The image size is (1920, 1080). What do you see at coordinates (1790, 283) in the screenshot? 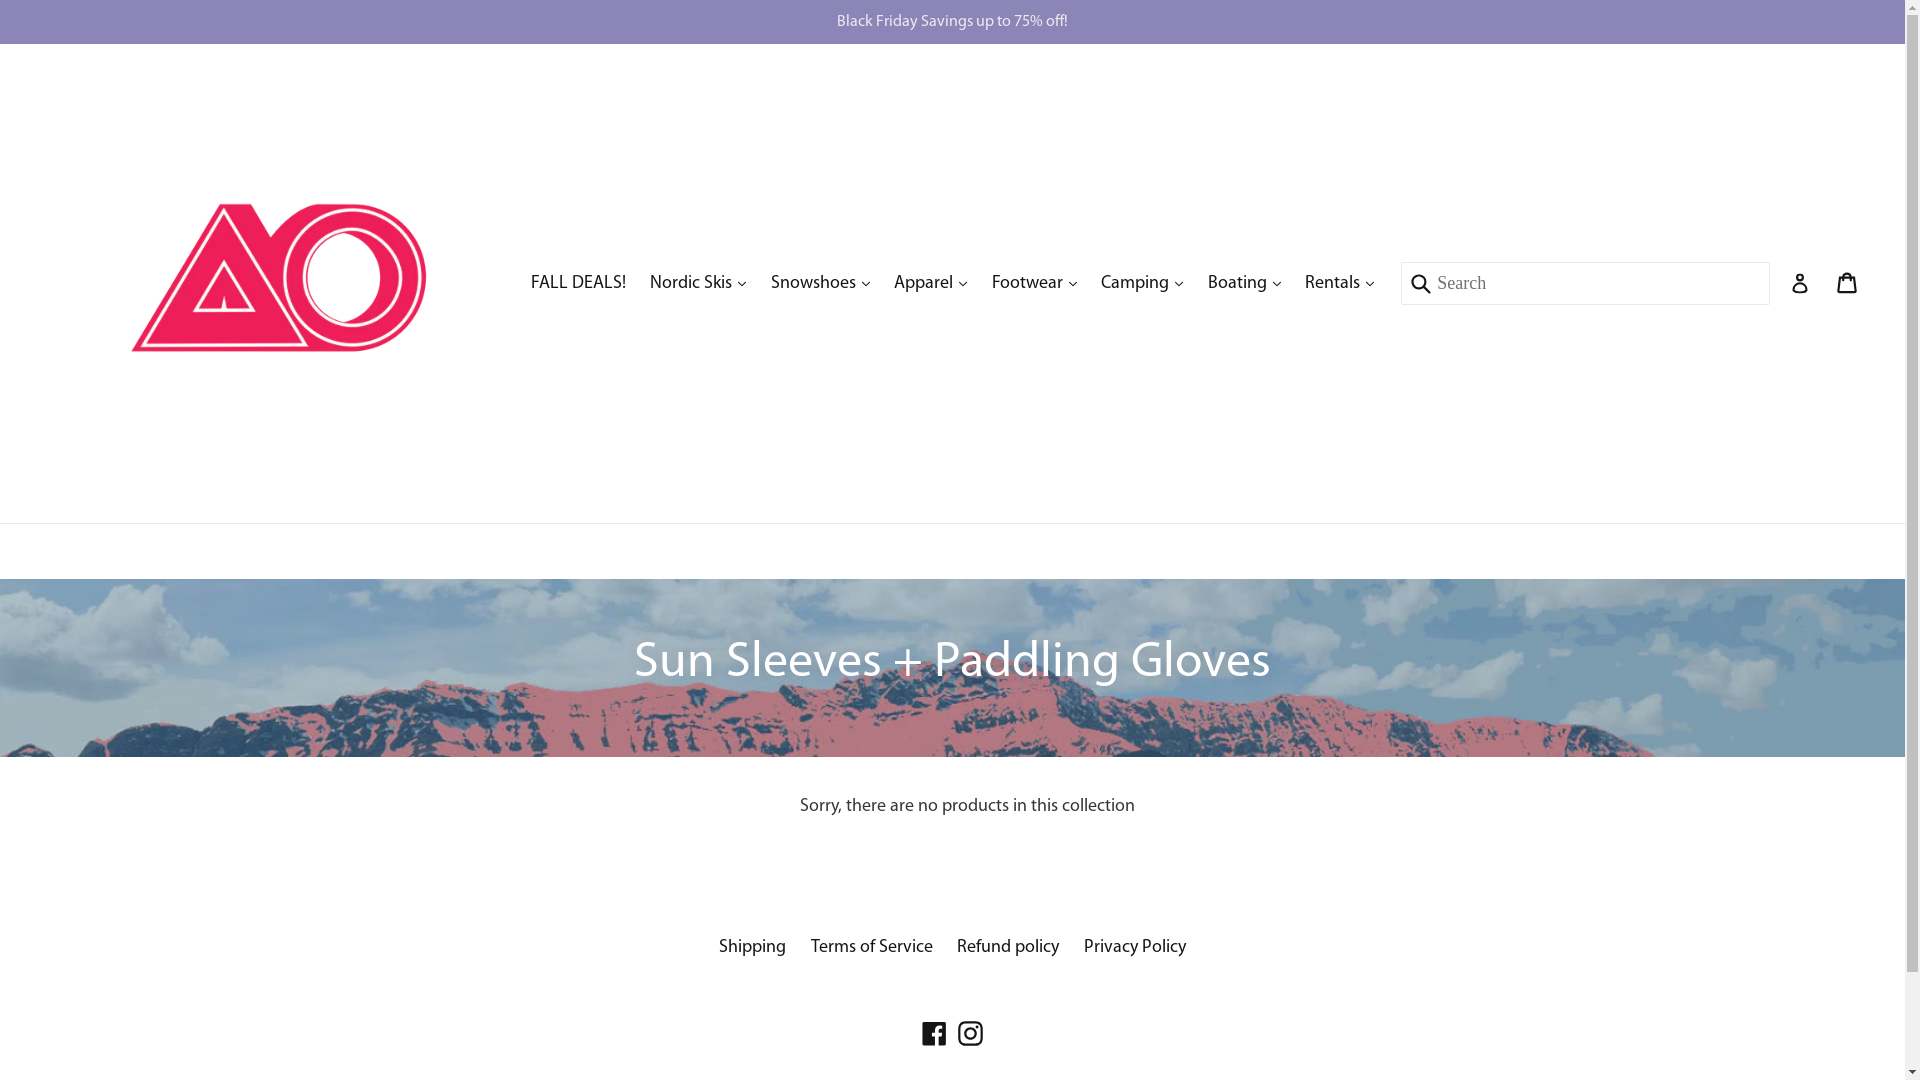
I see `'Log in'` at bounding box center [1790, 283].